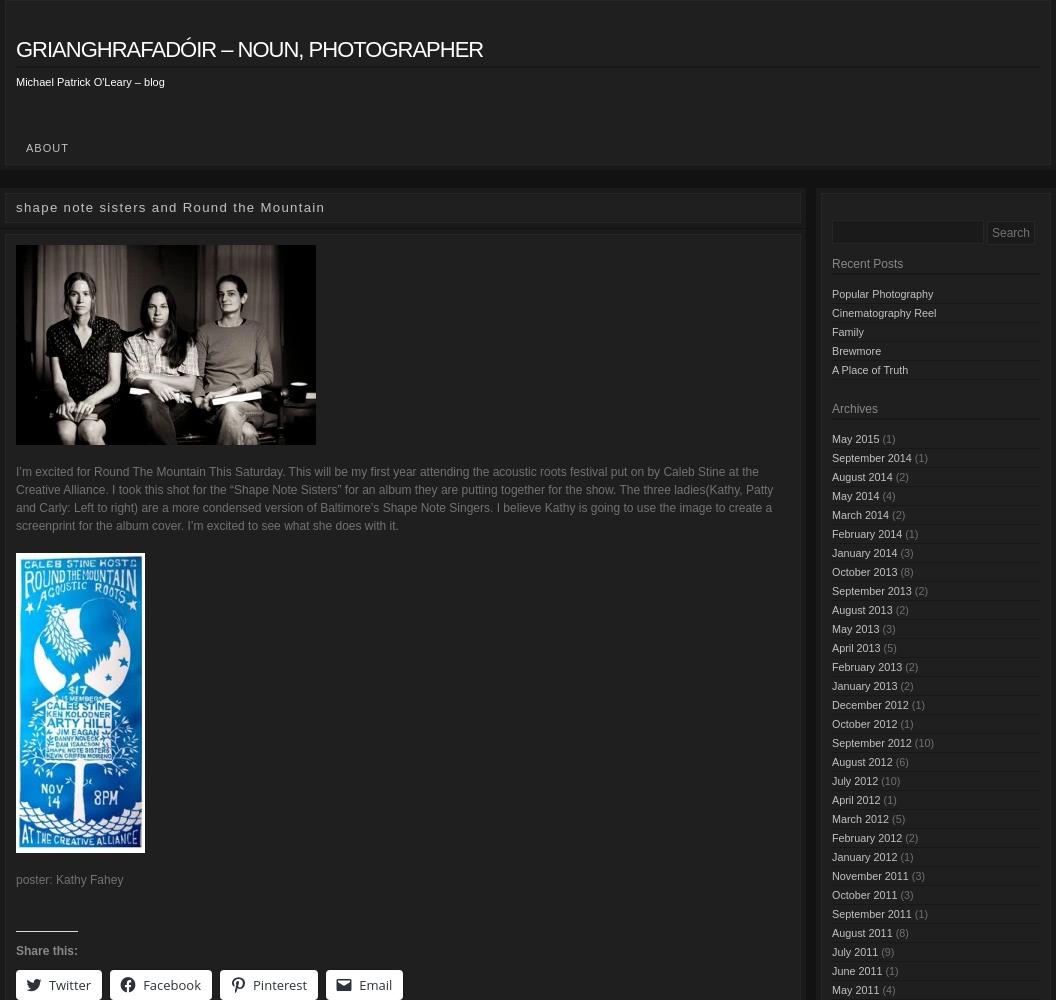 The height and width of the screenshot is (1000, 1056). Describe the element at coordinates (865, 836) in the screenshot. I see `'February 2012'` at that location.